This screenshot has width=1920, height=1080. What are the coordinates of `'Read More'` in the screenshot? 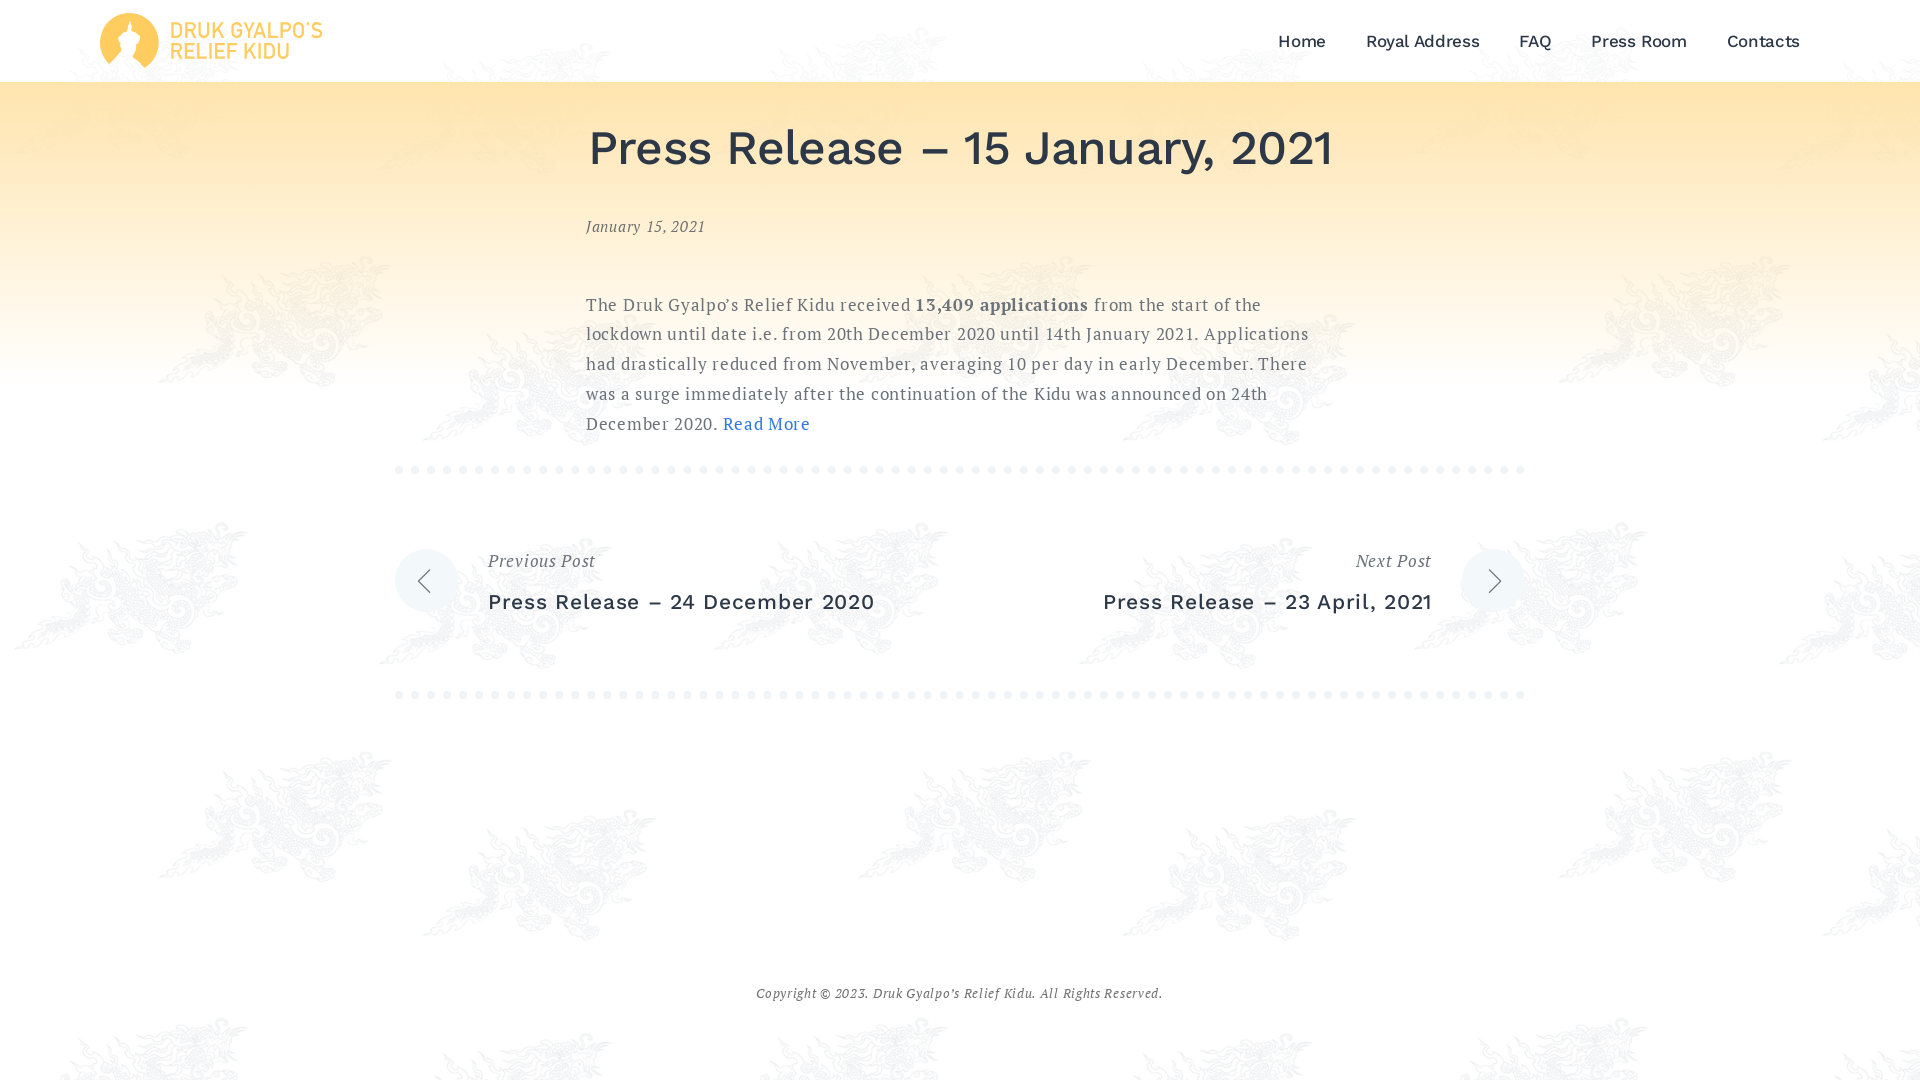 It's located at (765, 422).